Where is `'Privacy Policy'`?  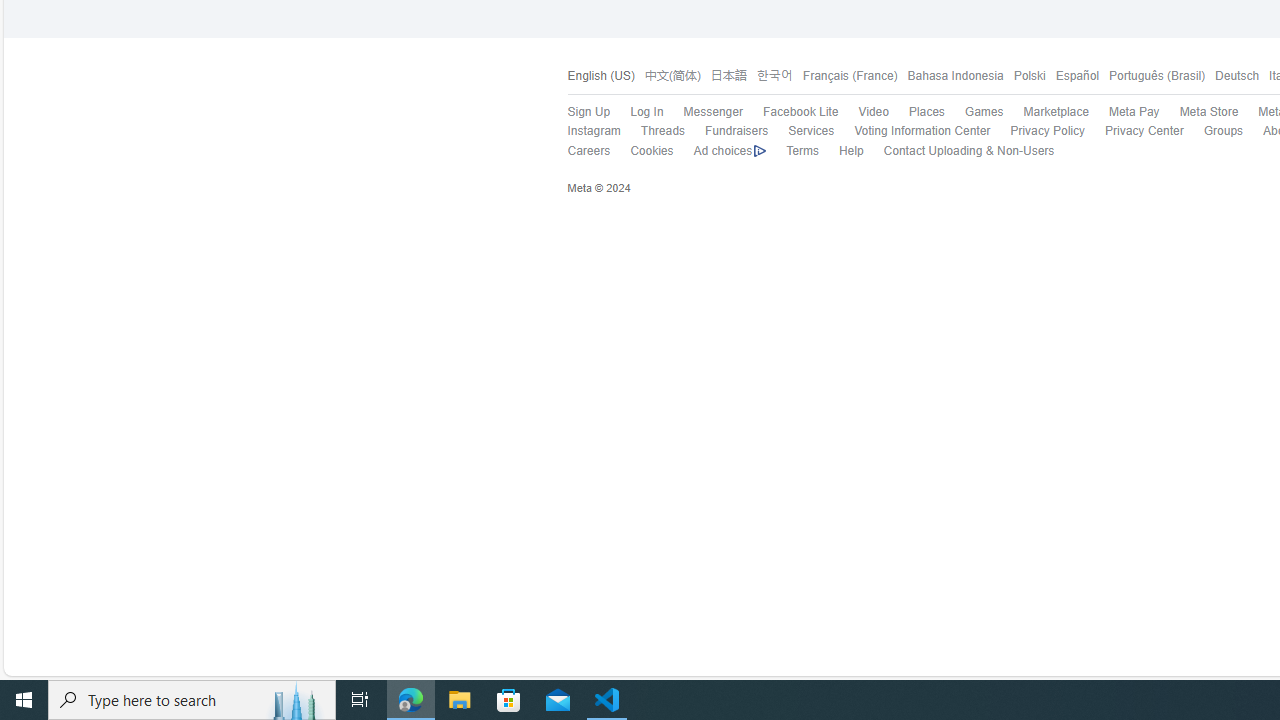 'Privacy Policy' is located at coordinates (1046, 131).